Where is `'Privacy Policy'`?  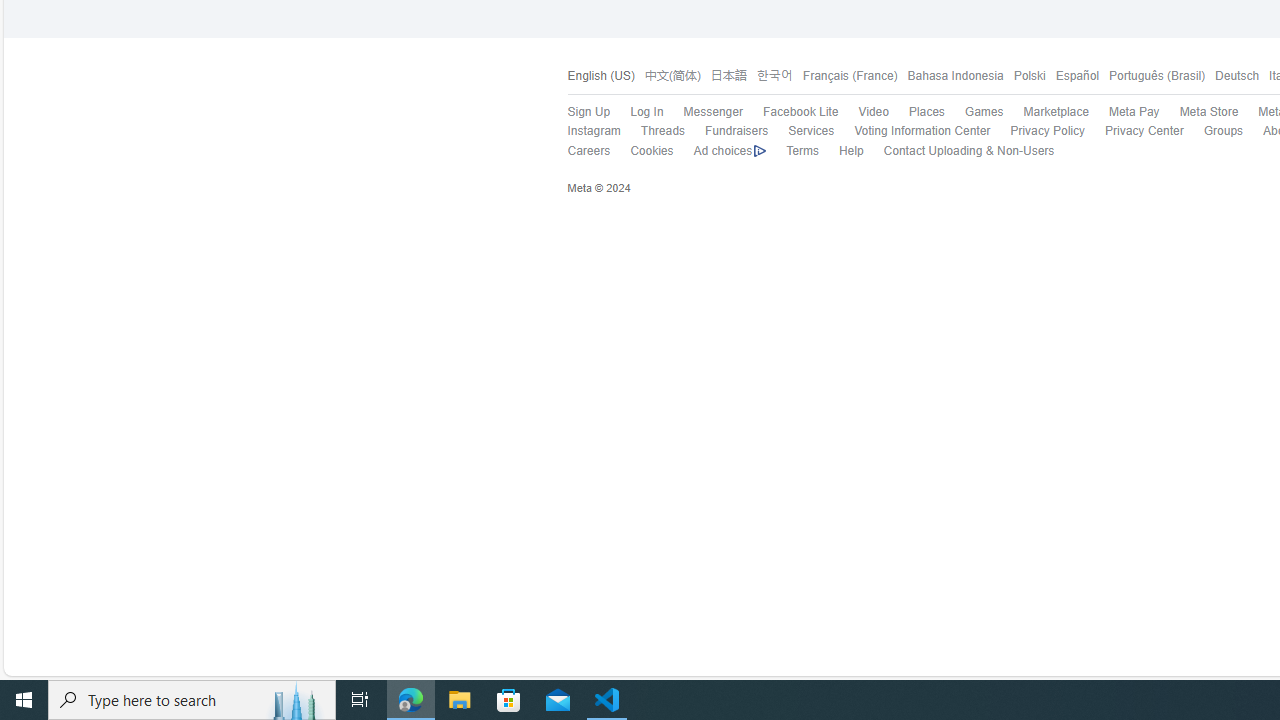 'Privacy Policy' is located at coordinates (1046, 131).